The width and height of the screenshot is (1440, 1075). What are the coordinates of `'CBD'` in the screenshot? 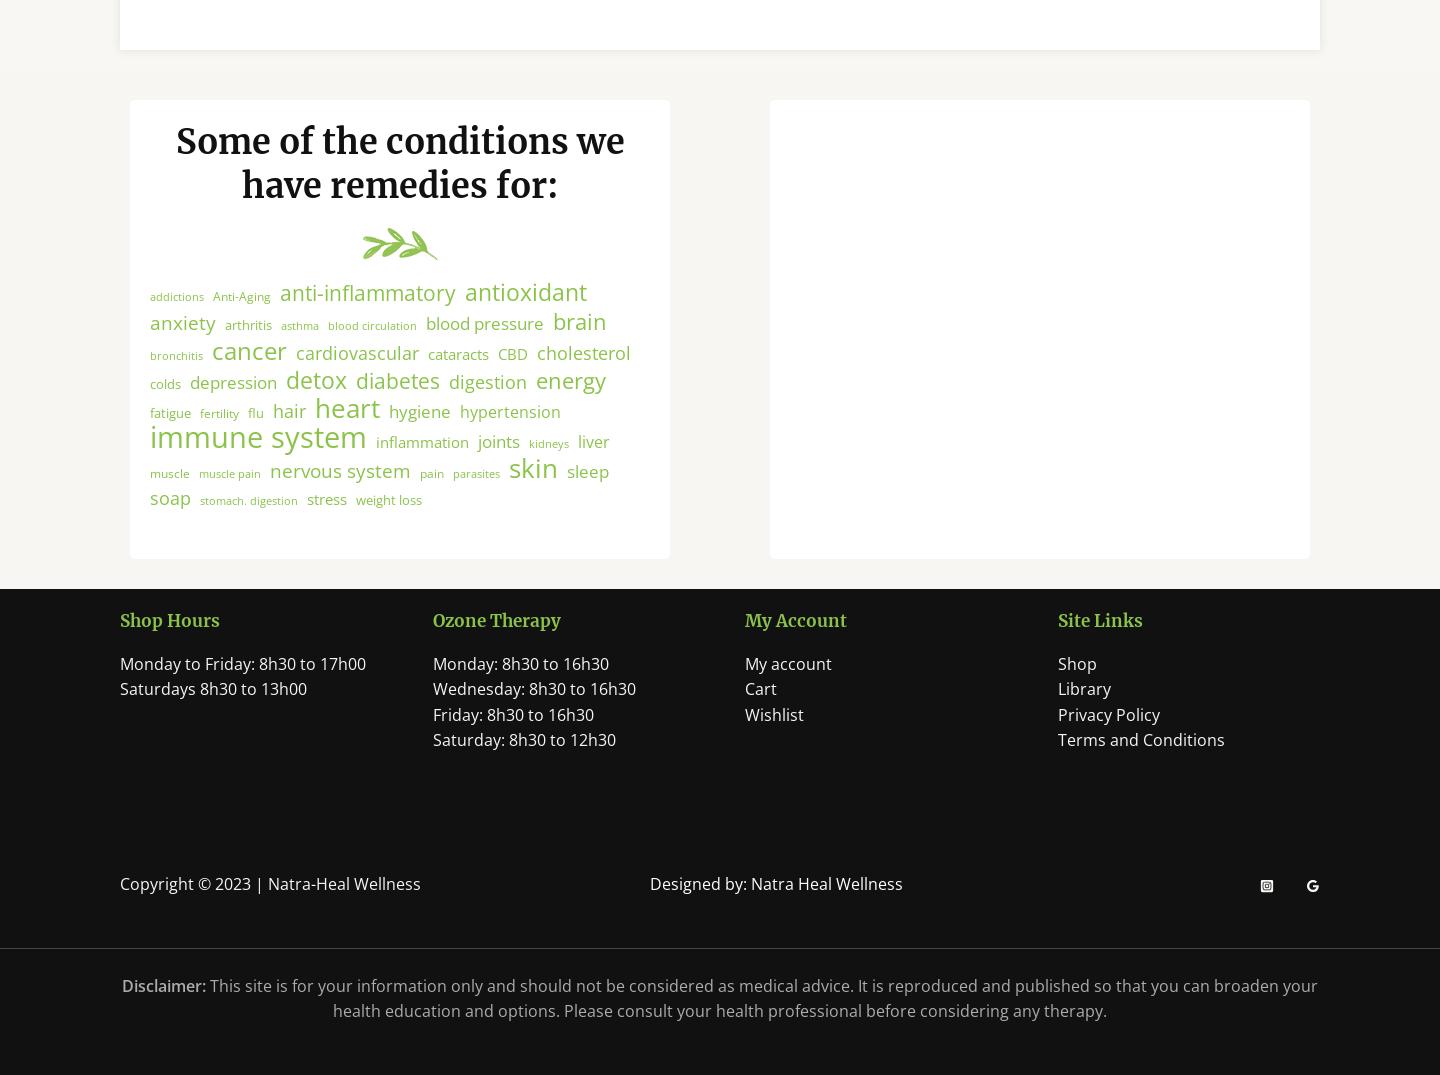 It's located at (511, 370).